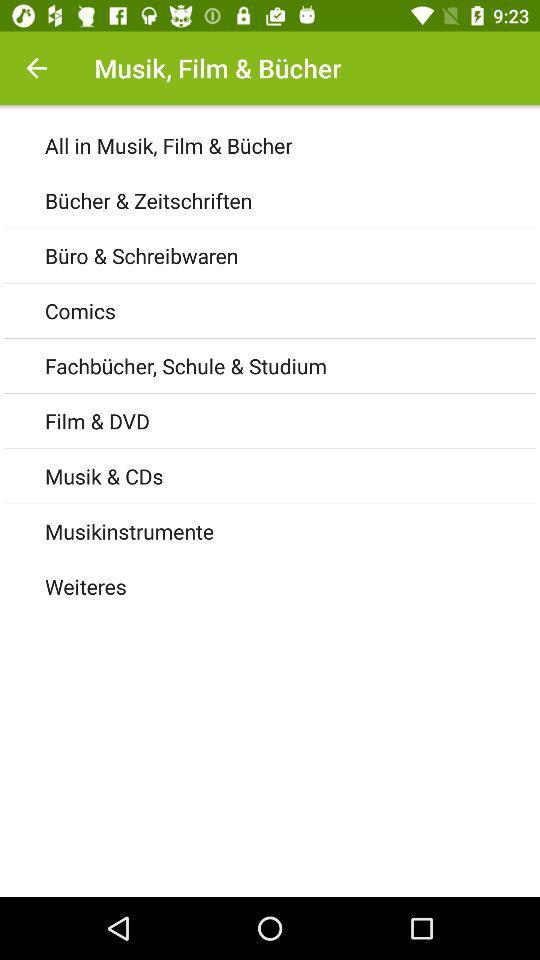 The image size is (540, 960). Describe the element at coordinates (36, 68) in the screenshot. I see `previous` at that location.